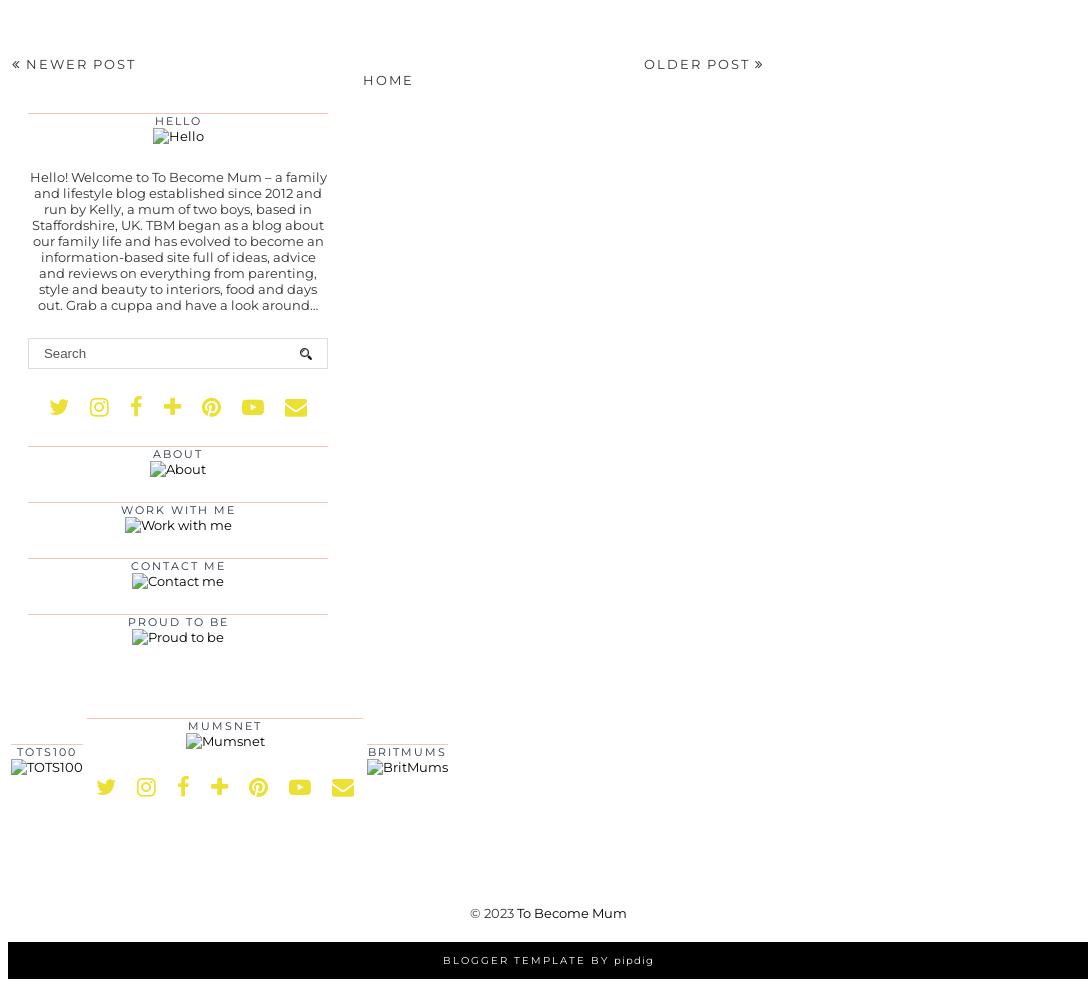 The width and height of the screenshot is (1088, 983). I want to click on 'Hello! Welcome to To Become Mum – a family and lifestyle blog established since 2012 and run by Kelly, a mum of two boys, based in Staffordshire, UK. 
TBM began as a blog about our family life and has evolved to become an information-based site full of ideas, advice and reviews on everything from parenting, style and beauty to interiors, food and days out.
Grab a cuppa and have a look around…', so click(29, 241).